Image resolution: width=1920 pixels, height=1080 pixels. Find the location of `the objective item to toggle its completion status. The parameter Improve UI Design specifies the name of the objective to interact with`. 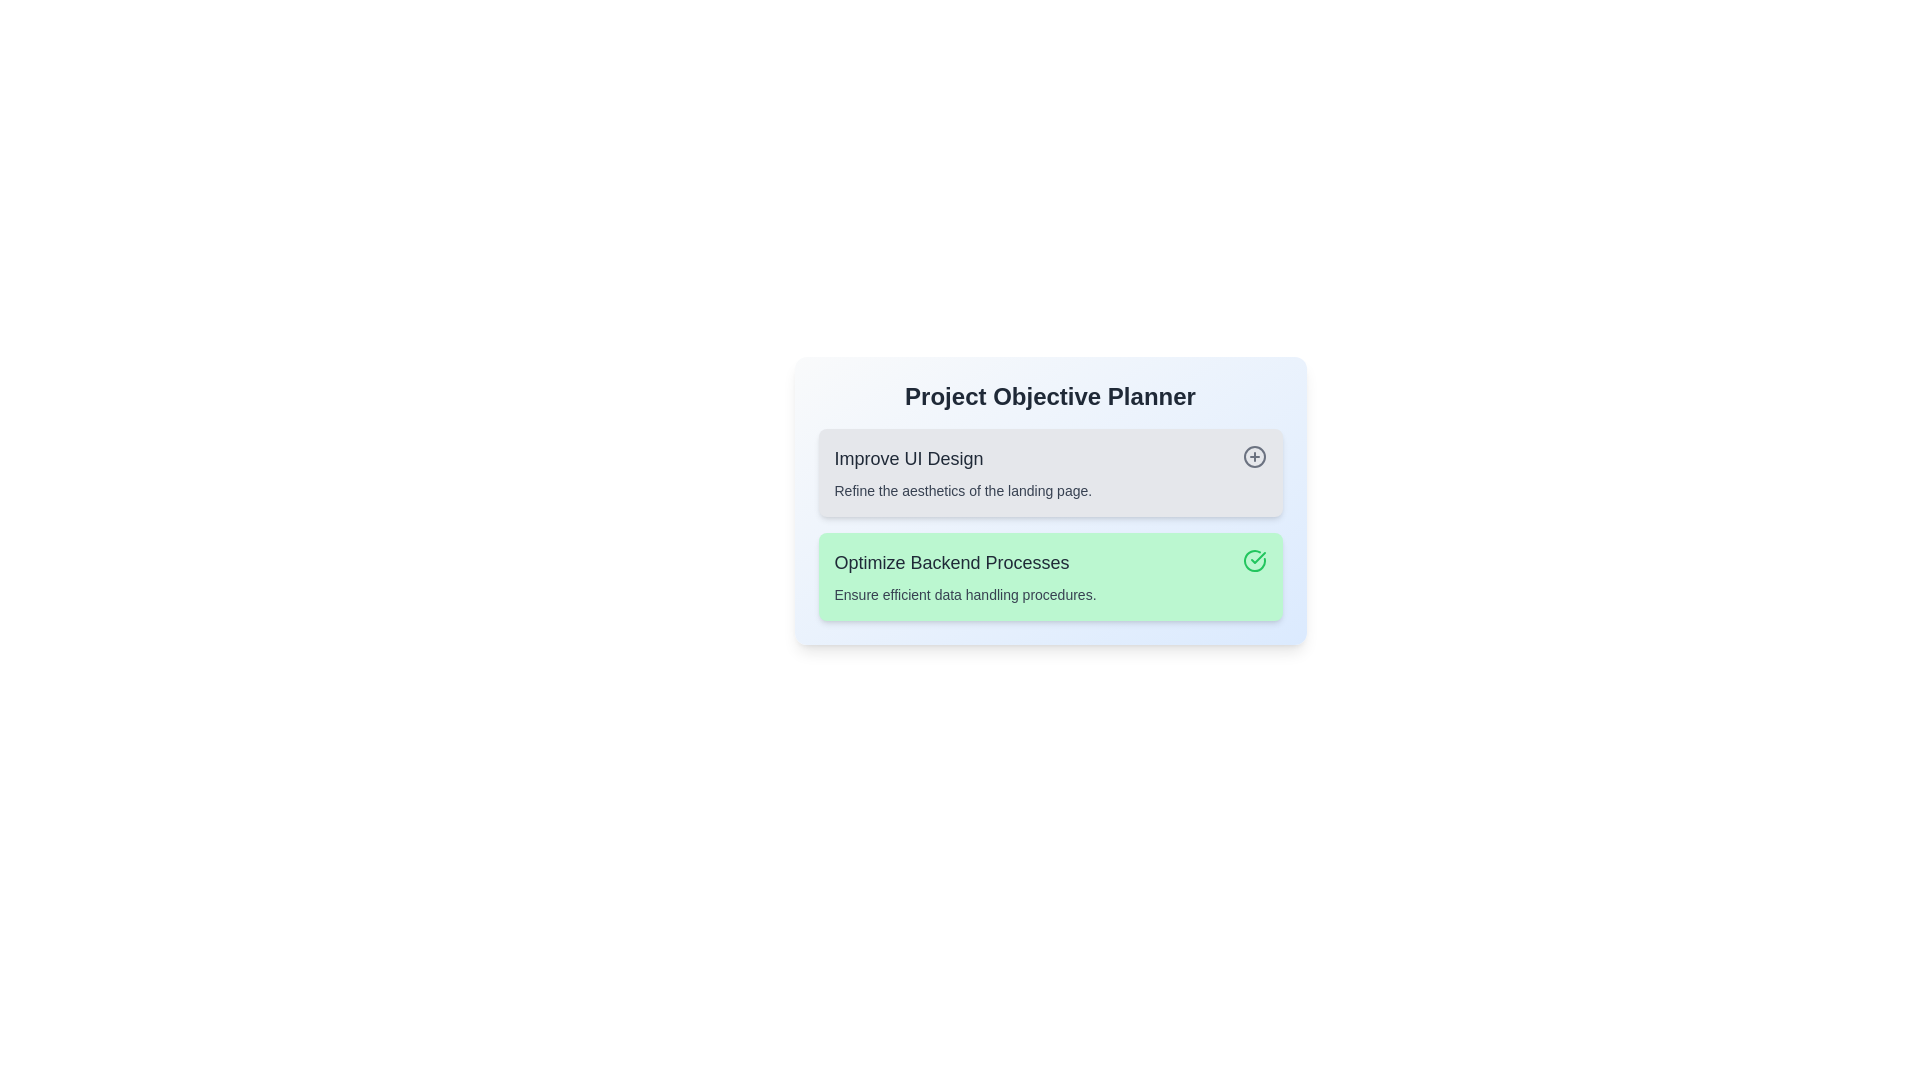

the objective item to toggle its completion status. The parameter Improve UI Design specifies the name of the objective to interact with is located at coordinates (1049, 473).